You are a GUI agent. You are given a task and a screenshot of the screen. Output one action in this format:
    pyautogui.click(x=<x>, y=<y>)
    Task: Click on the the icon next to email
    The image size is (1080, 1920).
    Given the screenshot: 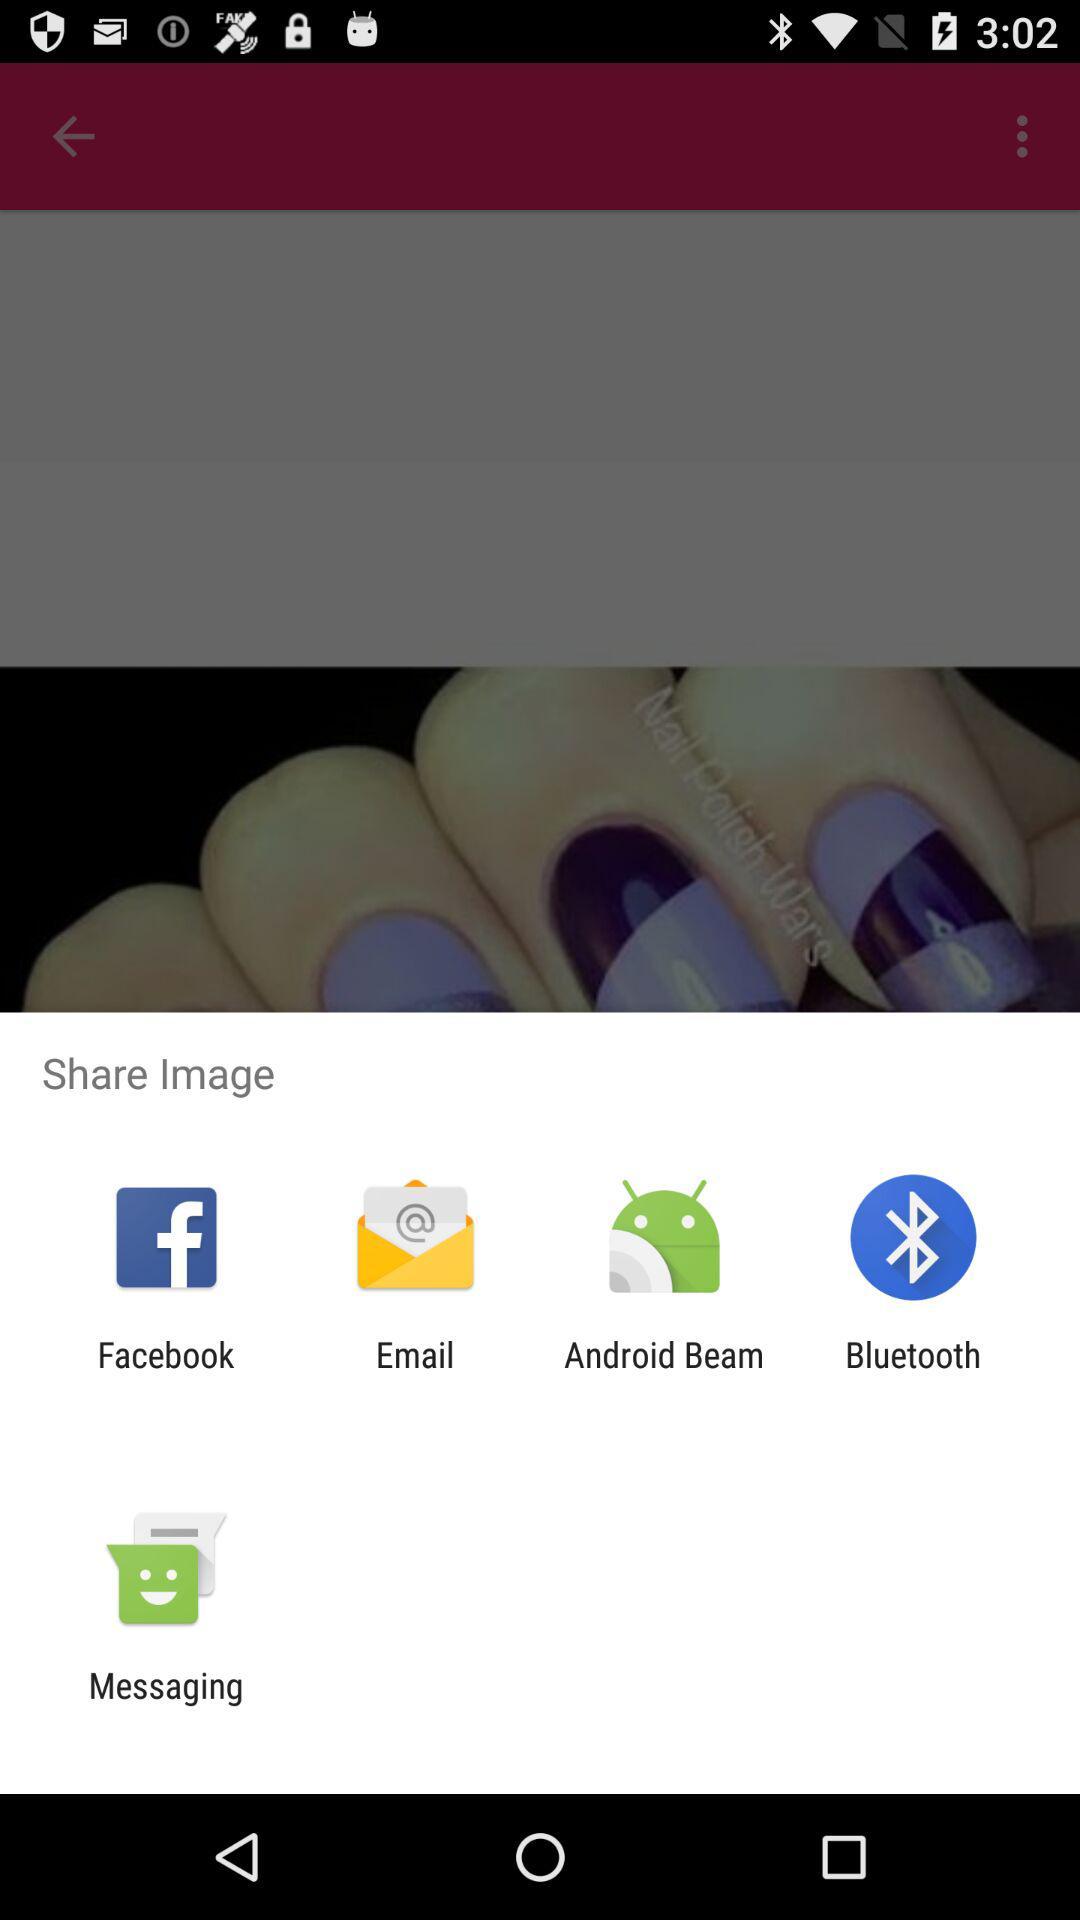 What is the action you would take?
    pyautogui.click(x=165, y=1374)
    